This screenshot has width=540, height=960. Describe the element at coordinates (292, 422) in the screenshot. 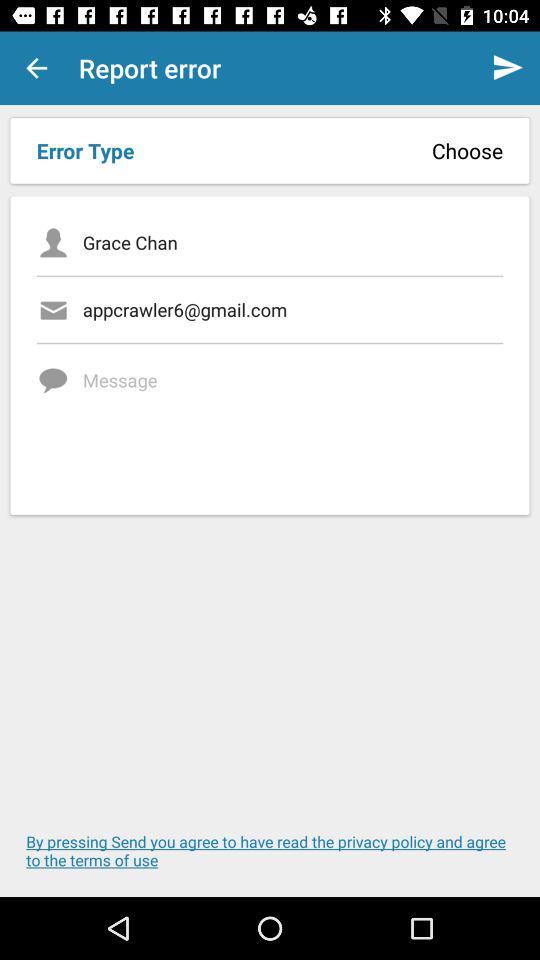

I see `message text box` at that location.